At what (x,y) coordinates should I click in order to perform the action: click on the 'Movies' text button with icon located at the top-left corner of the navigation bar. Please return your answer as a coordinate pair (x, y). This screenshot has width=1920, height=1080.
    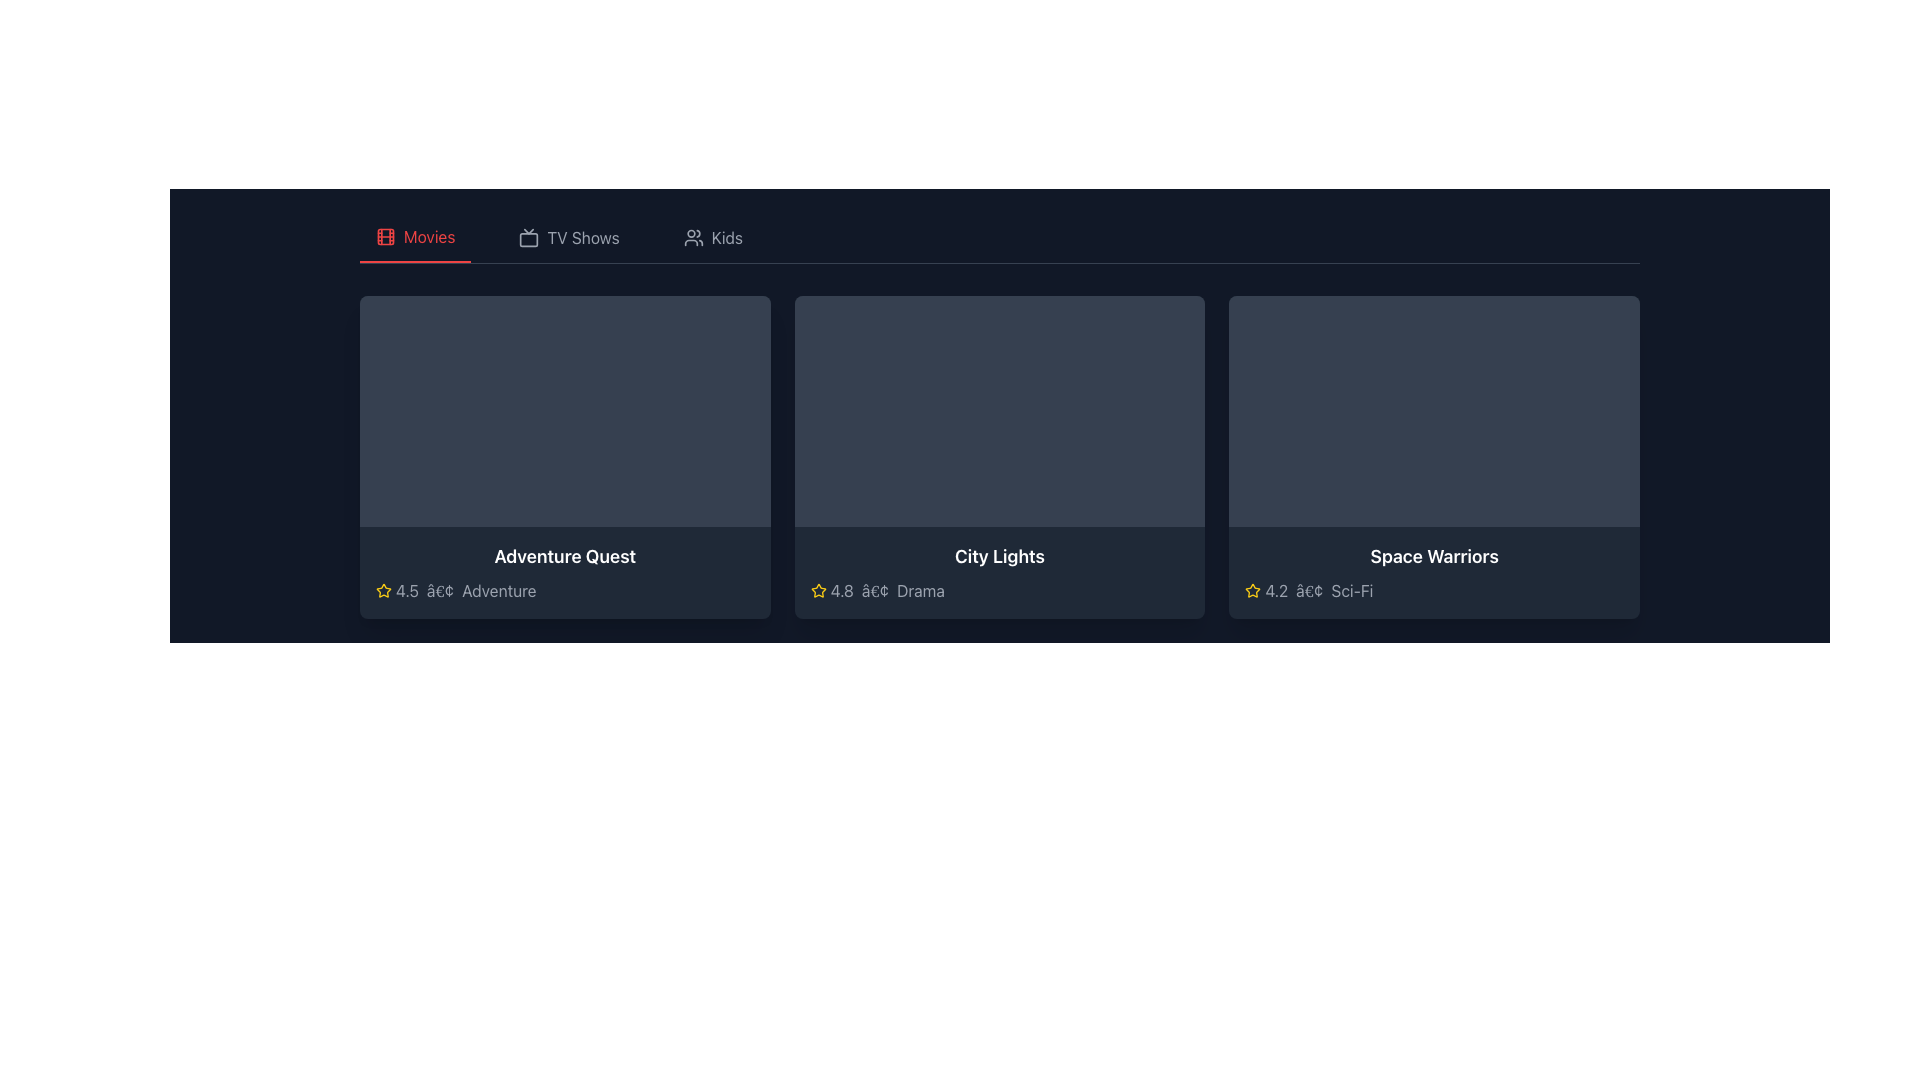
    Looking at the image, I should click on (414, 237).